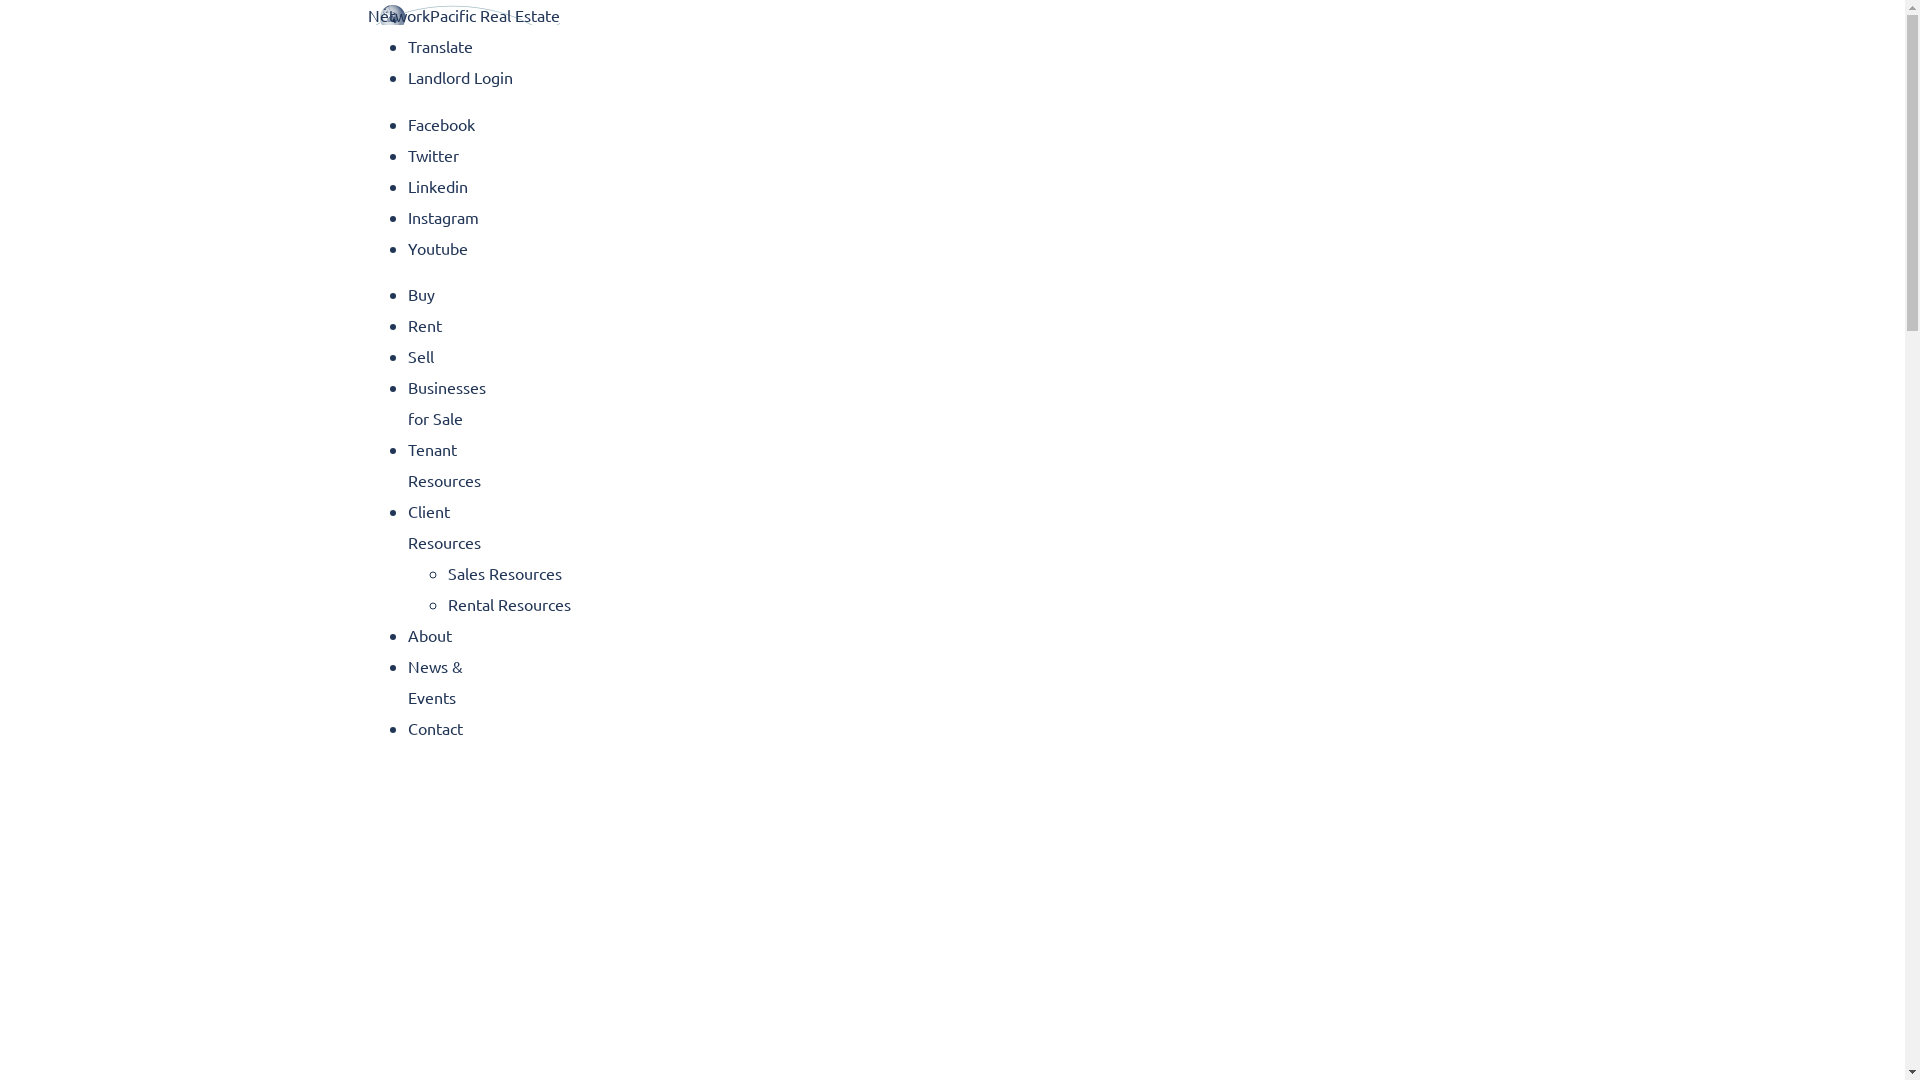 This screenshot has height=1080, width=1920. What do you see at coordinates (504, 573) in the screenshot?
I see `'Sales Resources'` at bounding box center [504, 573].